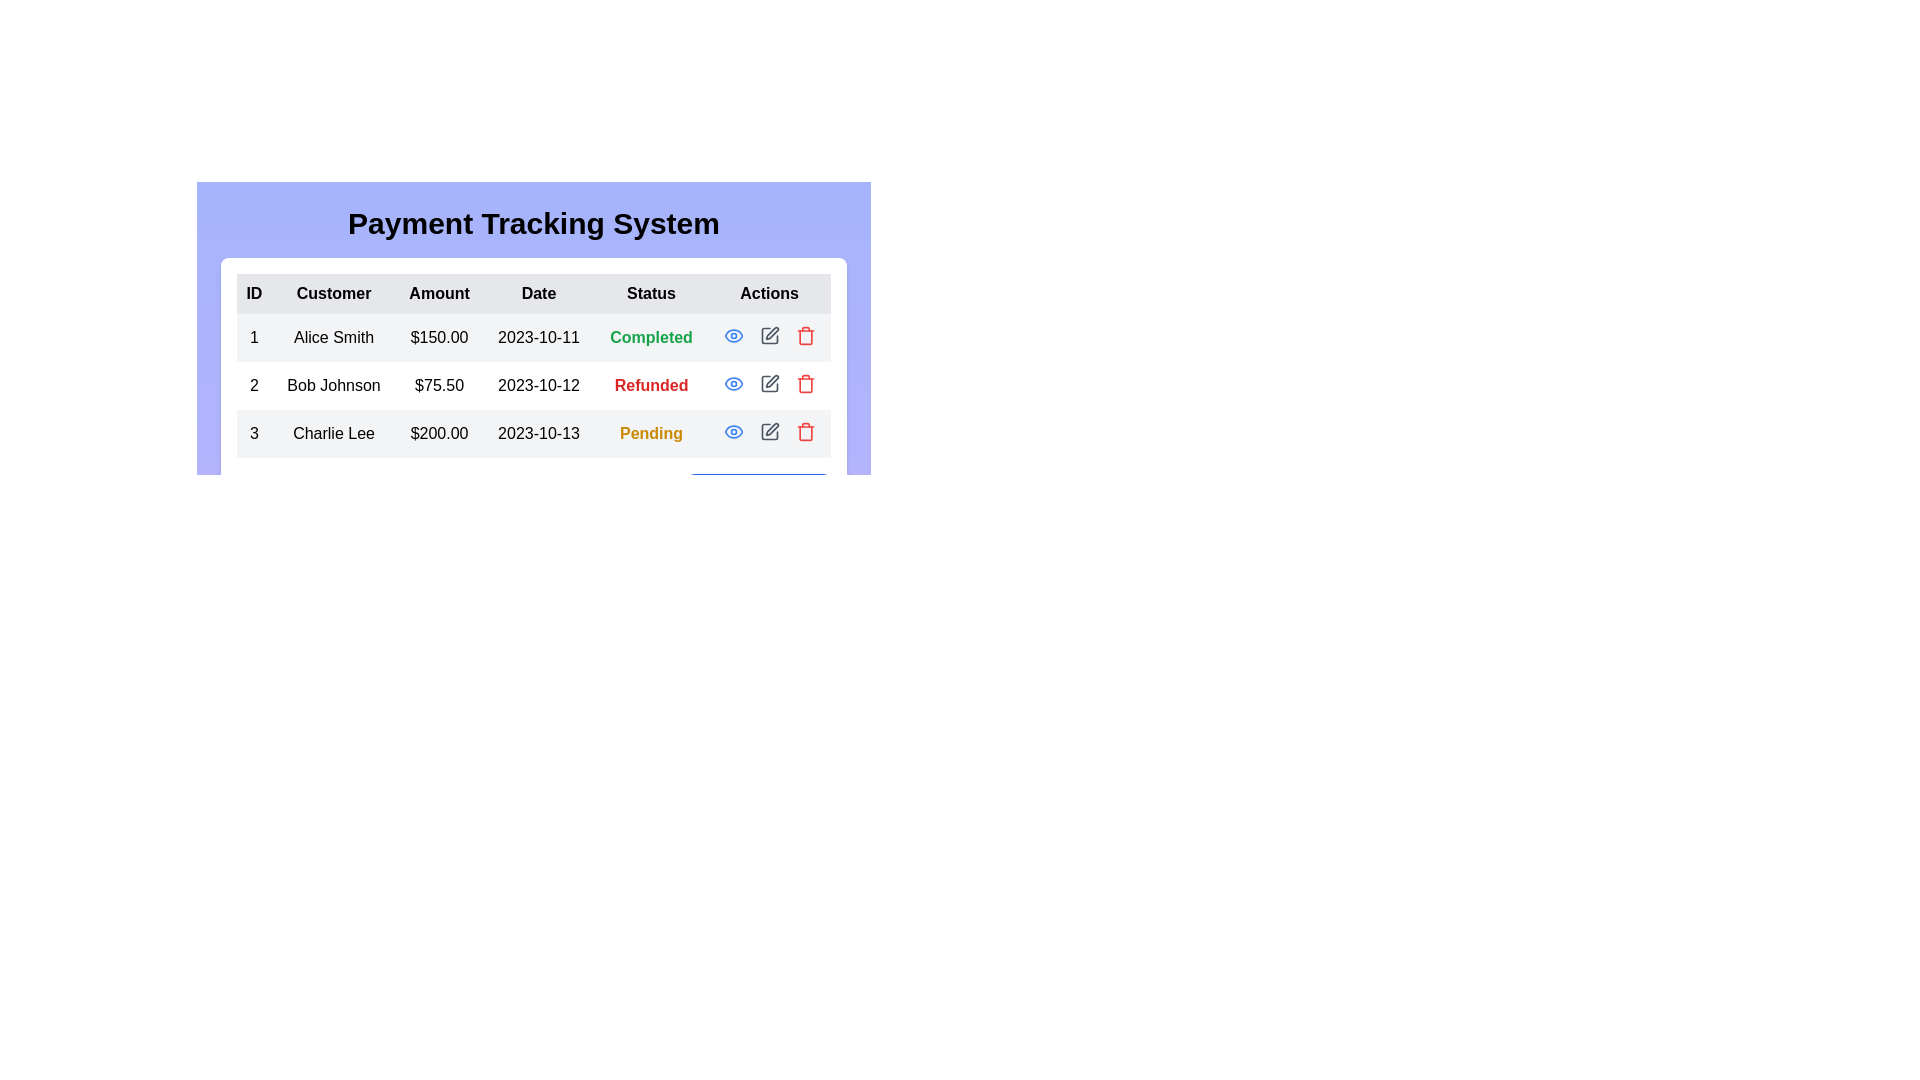 The image size is (1920, 1080). I want to click on the text display element showing the amount '$150.00' in the 'Amount' column for the customer 'Alice Smith' in the payment details table, so click(438, 337).